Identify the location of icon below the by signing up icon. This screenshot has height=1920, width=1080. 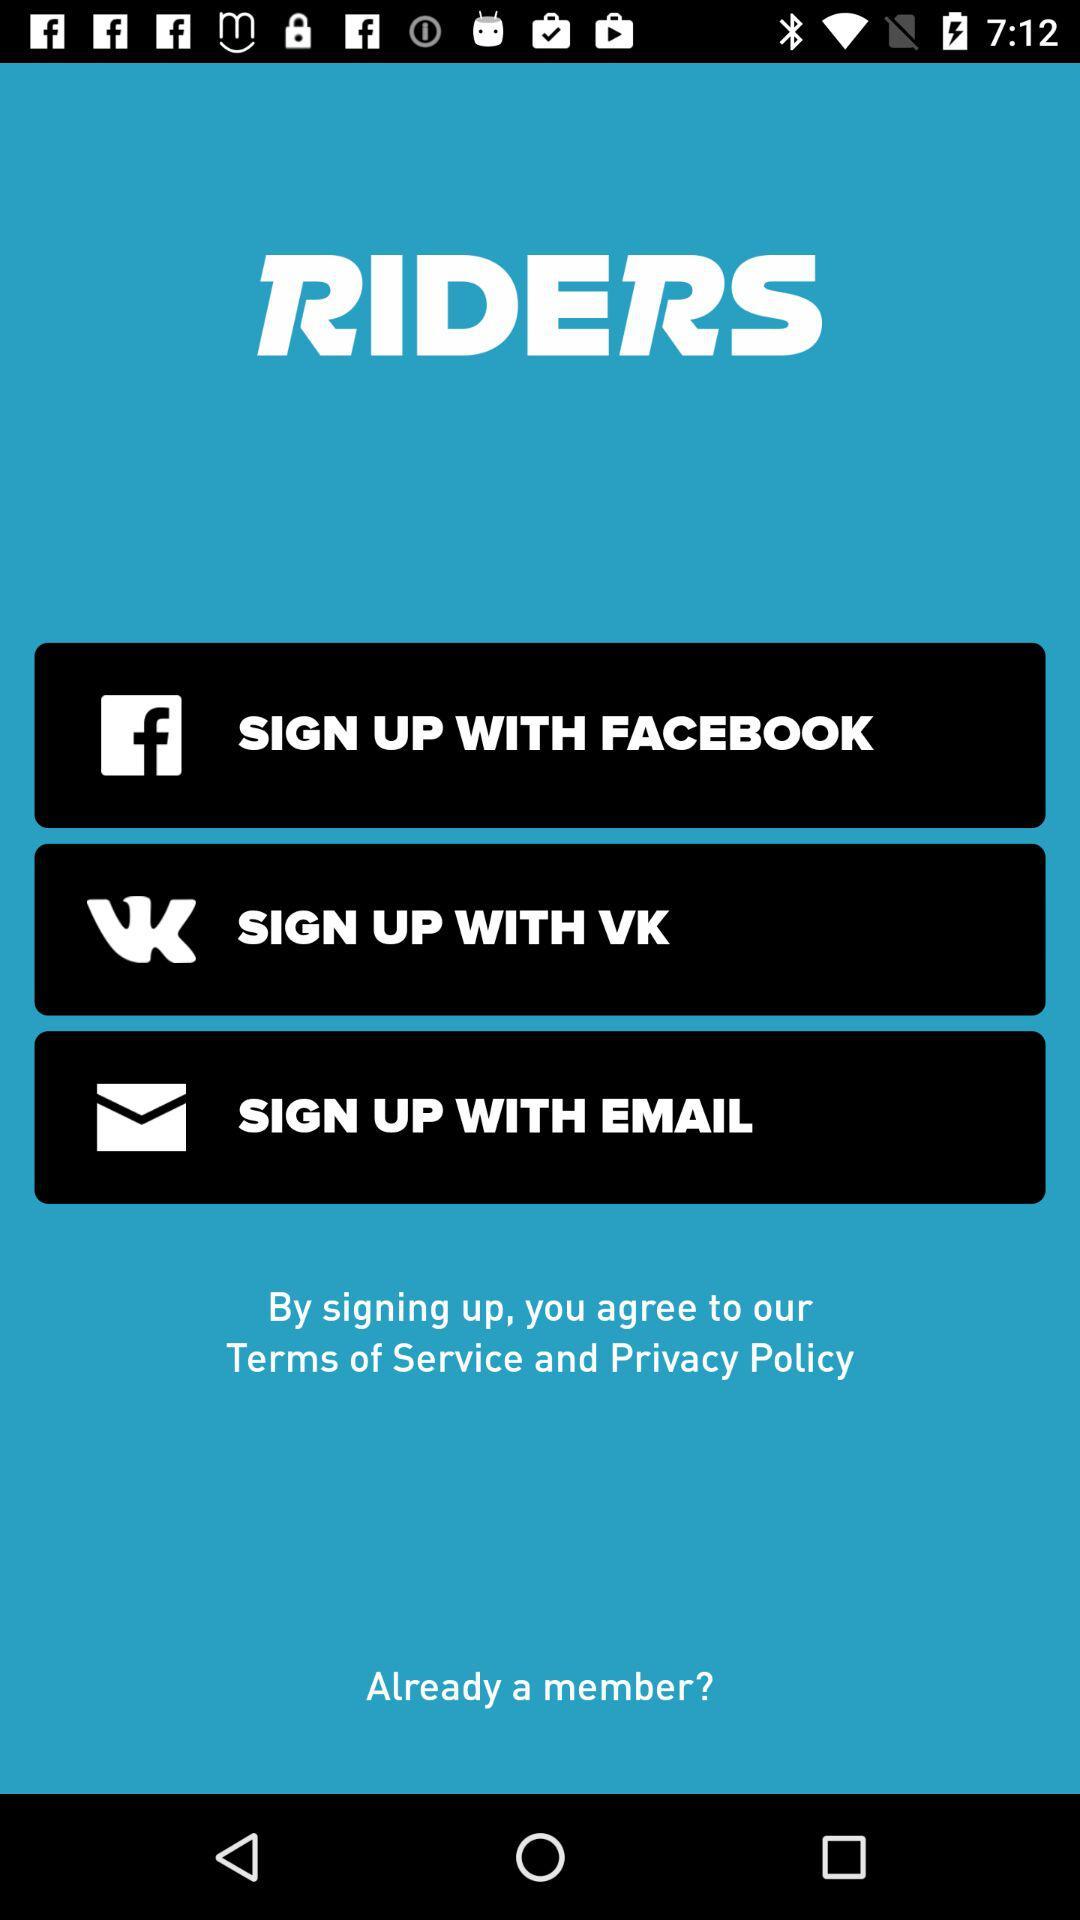
(540, 1704).